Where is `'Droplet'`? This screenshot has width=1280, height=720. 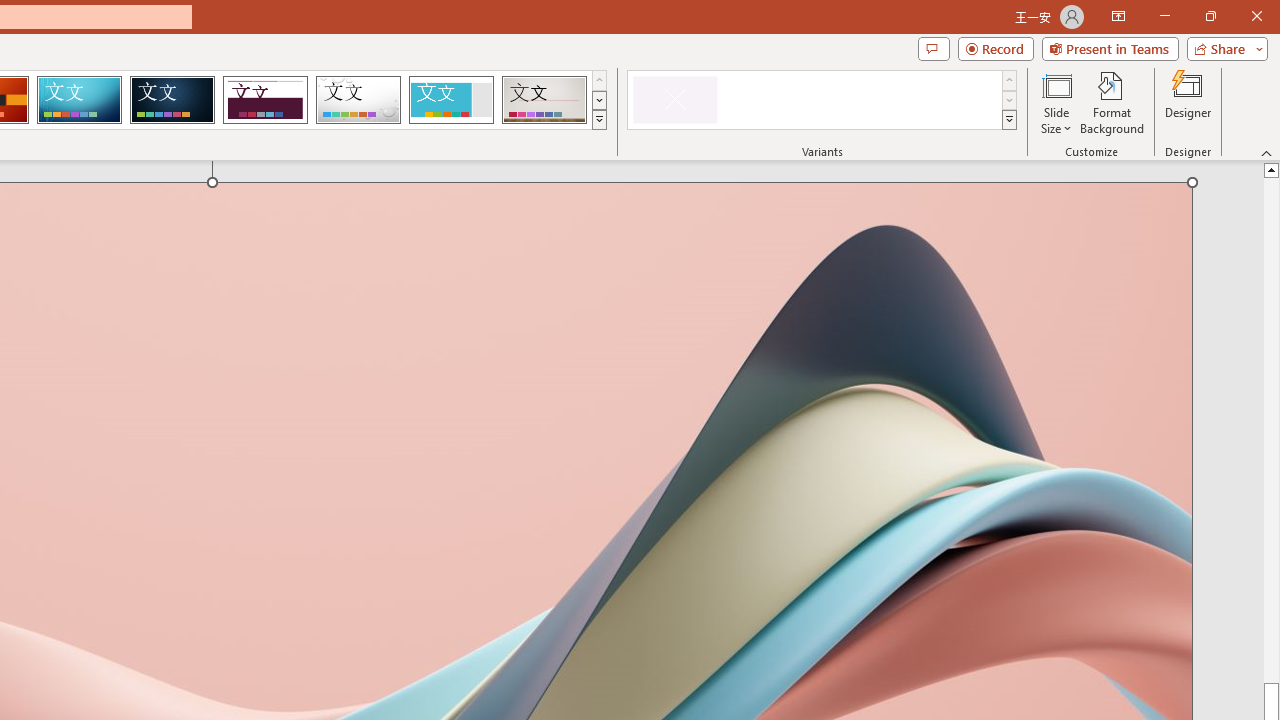 'Droplet' is located at coordinates (358, 100).